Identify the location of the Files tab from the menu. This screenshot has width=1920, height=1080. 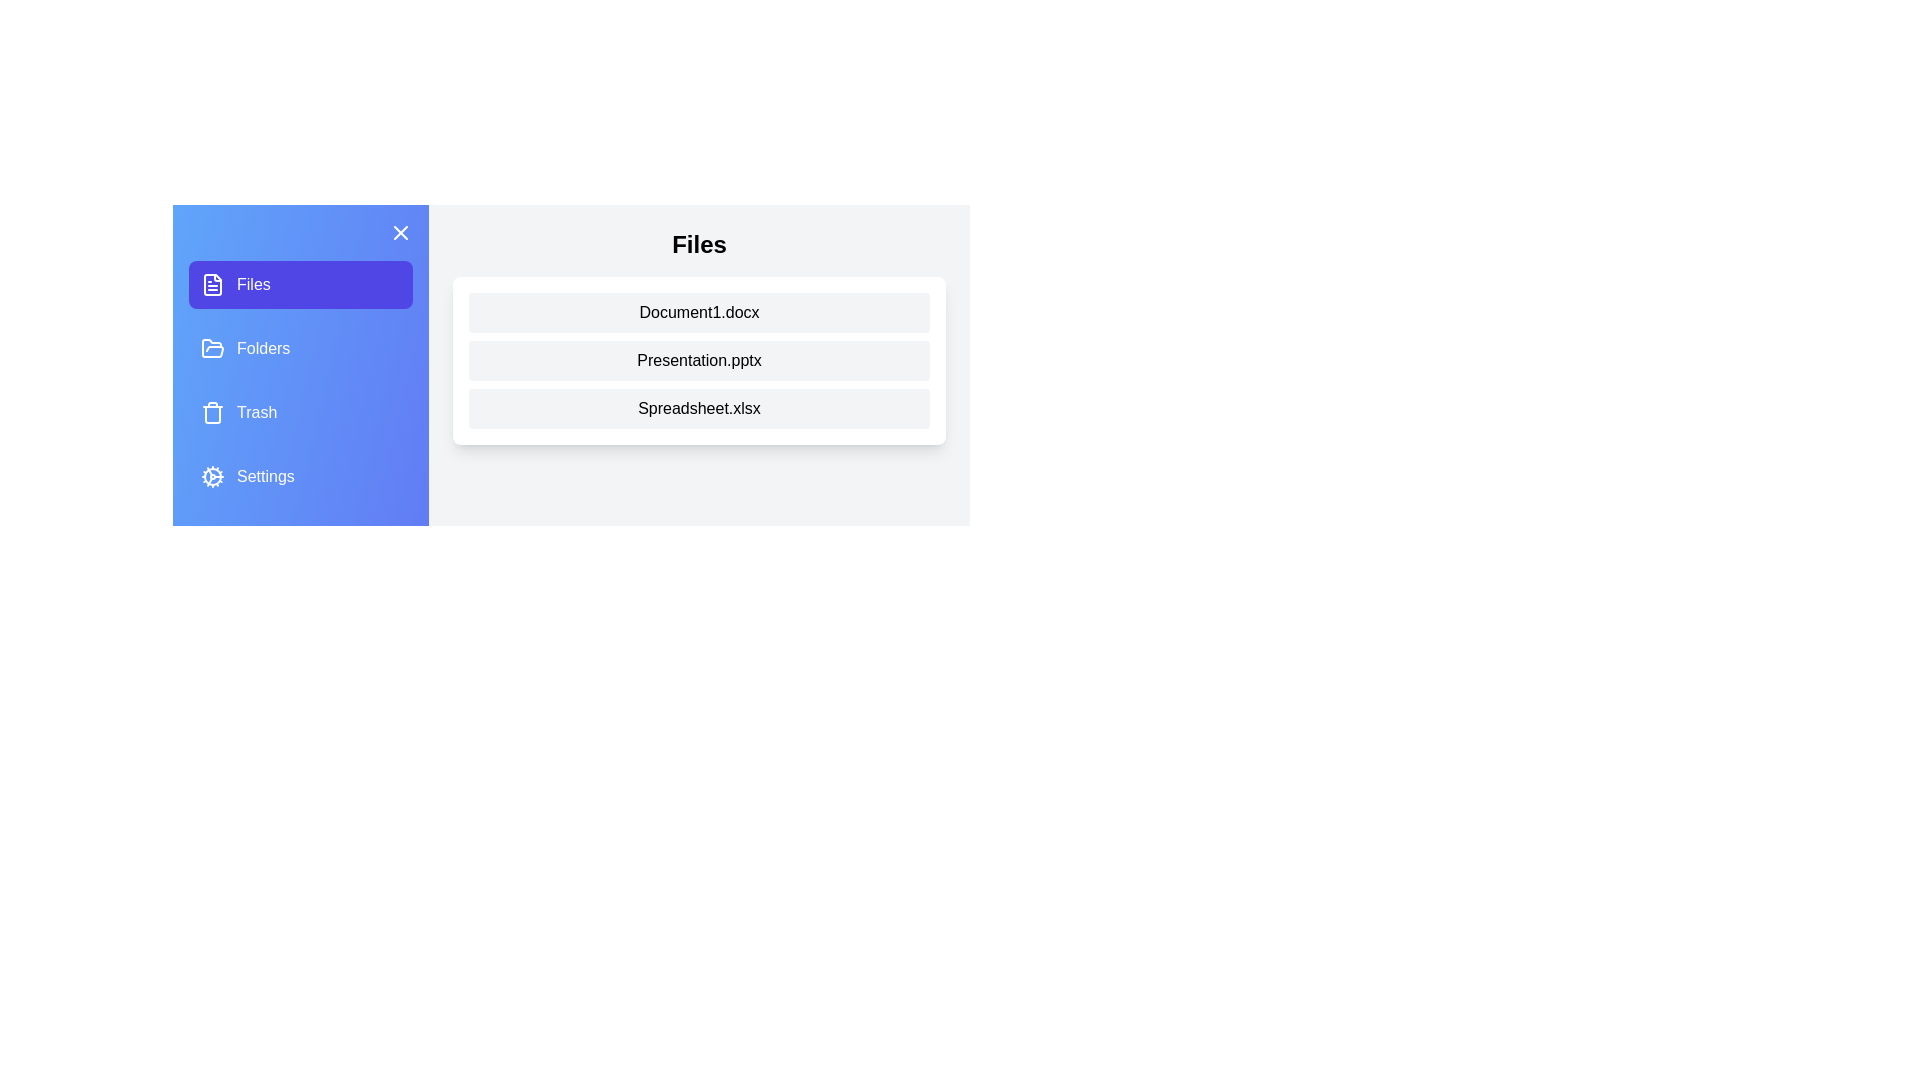
(300, 285).